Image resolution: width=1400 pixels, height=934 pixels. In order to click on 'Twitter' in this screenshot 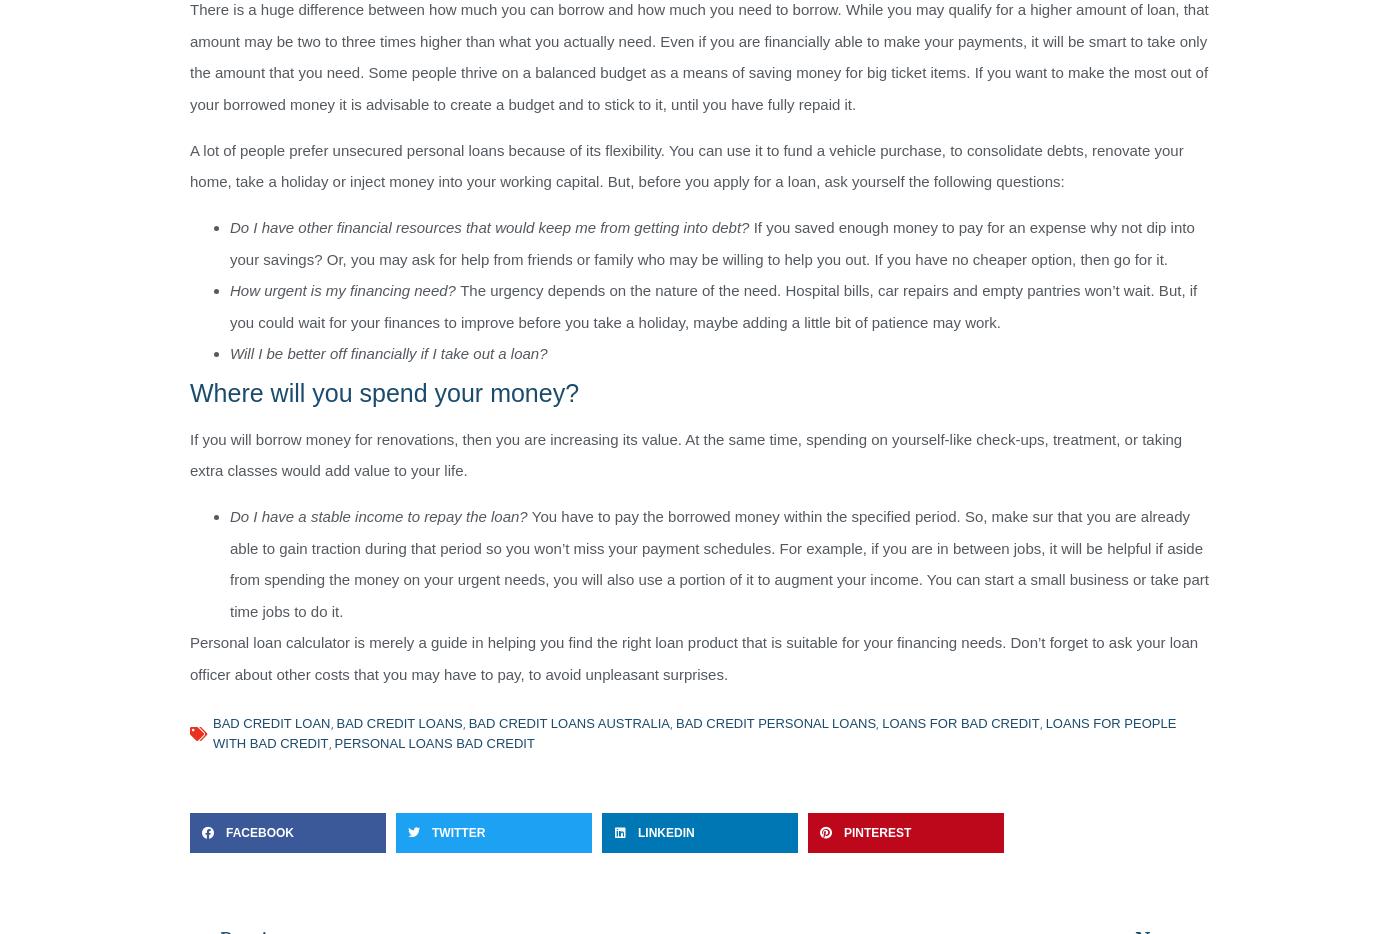, I will do `click(458, 833)`.